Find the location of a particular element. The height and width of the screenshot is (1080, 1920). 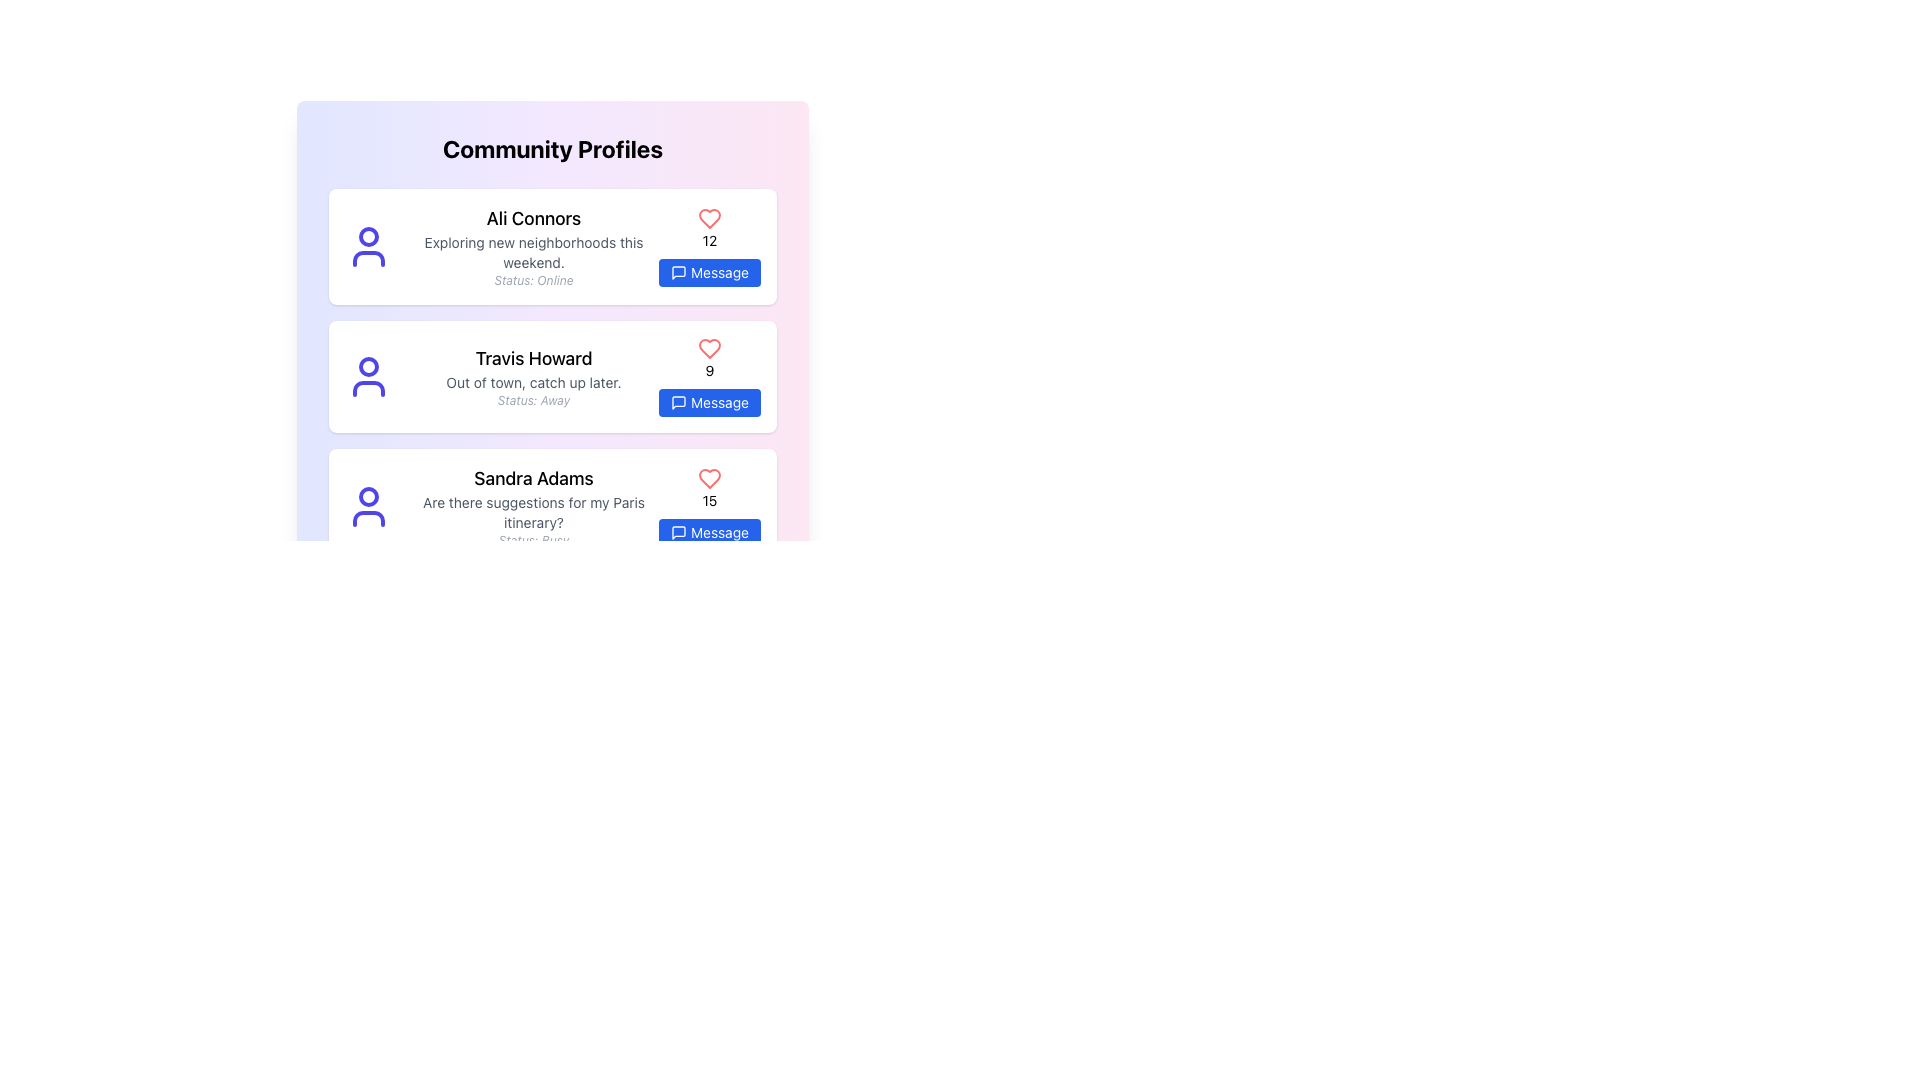

the static text label indicating the online status of 'Ali Connors', which is located below the text 'Exploring new neighborhoods this weekend.' is located at coordinates (533, 281).